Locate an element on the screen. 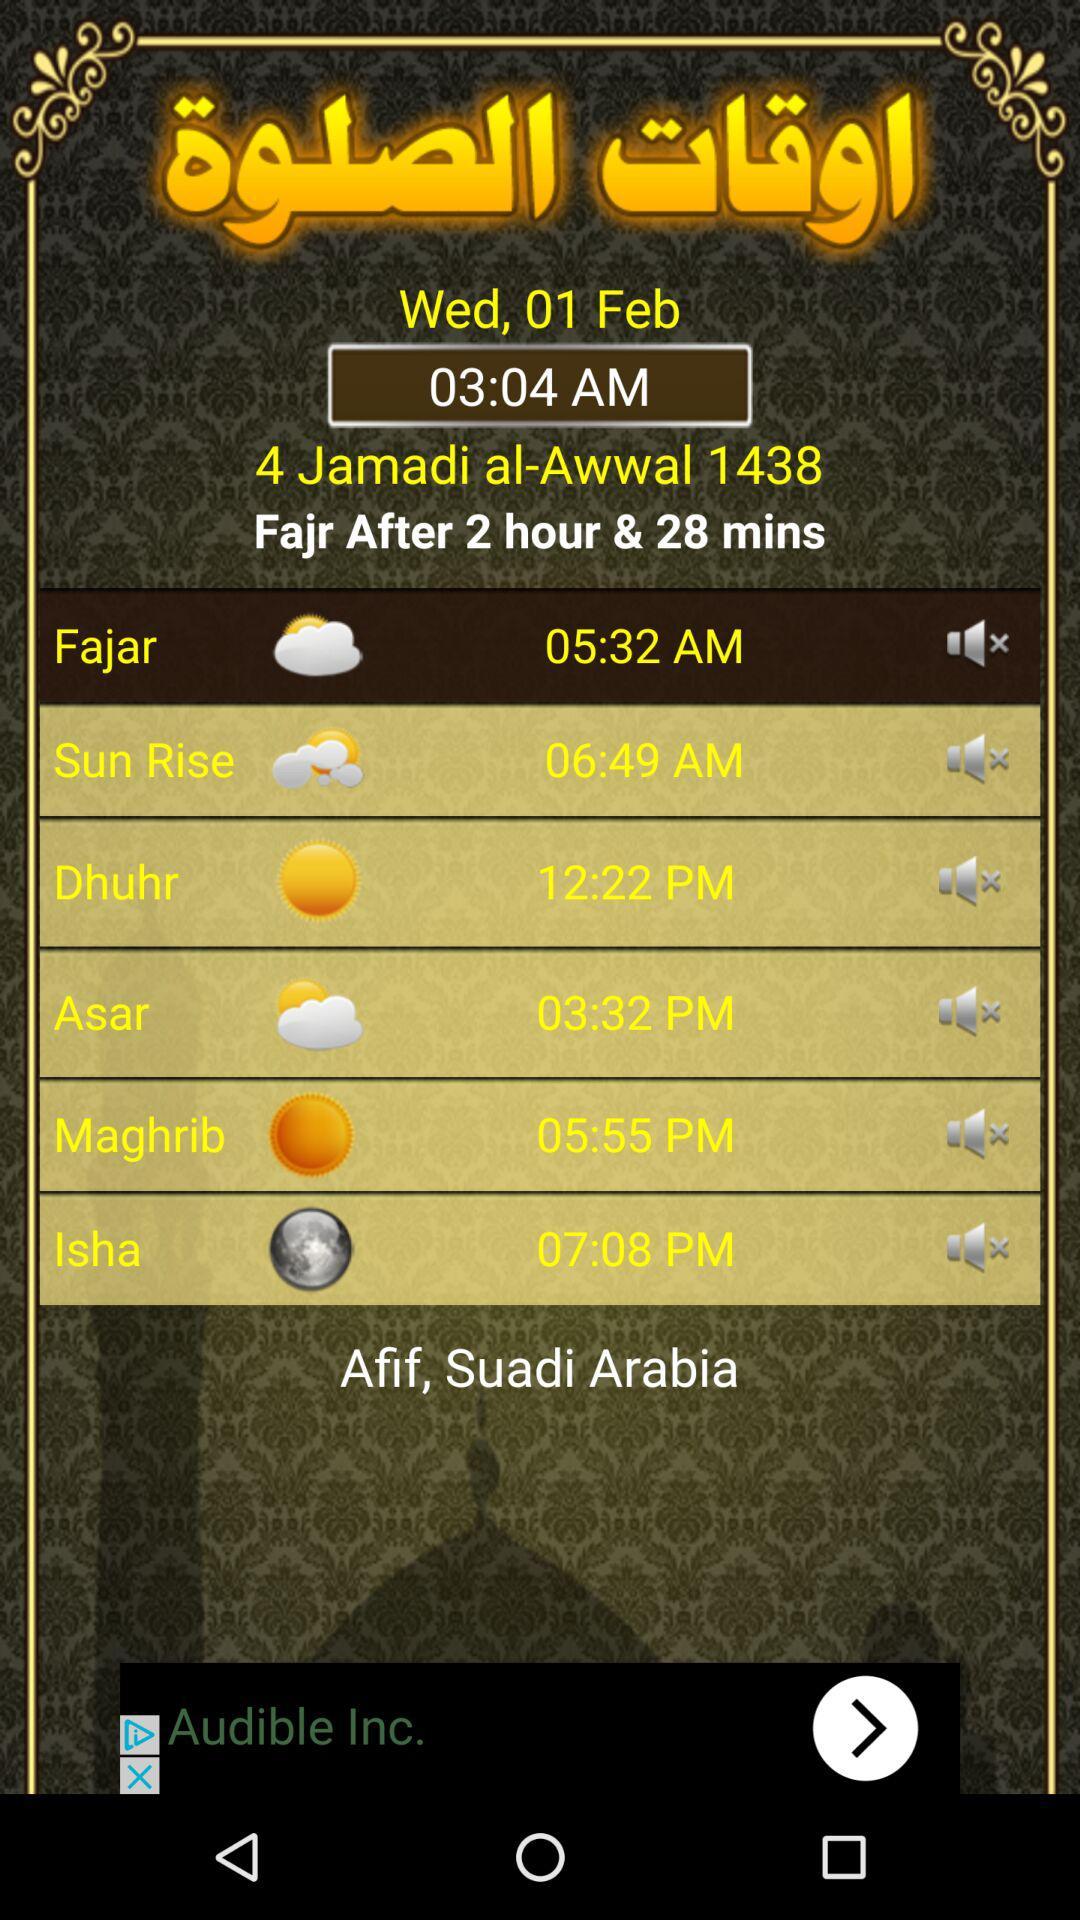 The width and height of the screenshot is (1080, 1920). the volume icon is located at coordinates (968, 1011).